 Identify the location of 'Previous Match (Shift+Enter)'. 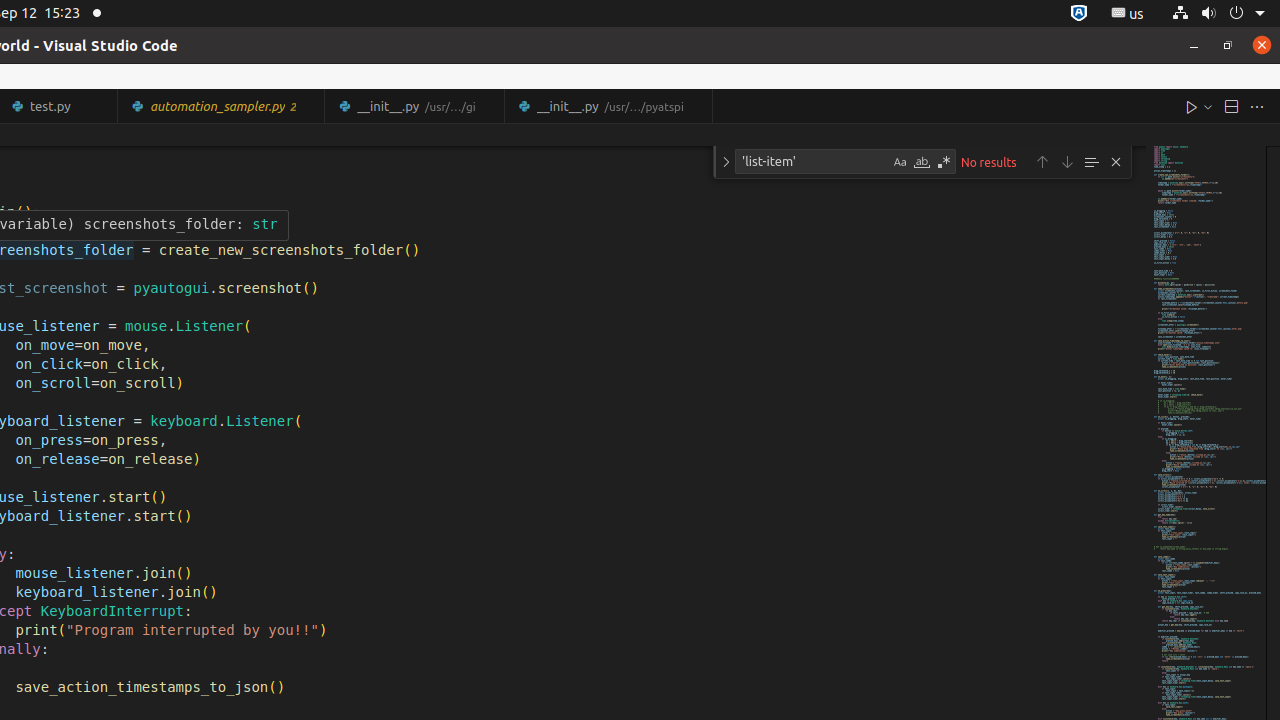
(1041, 160).